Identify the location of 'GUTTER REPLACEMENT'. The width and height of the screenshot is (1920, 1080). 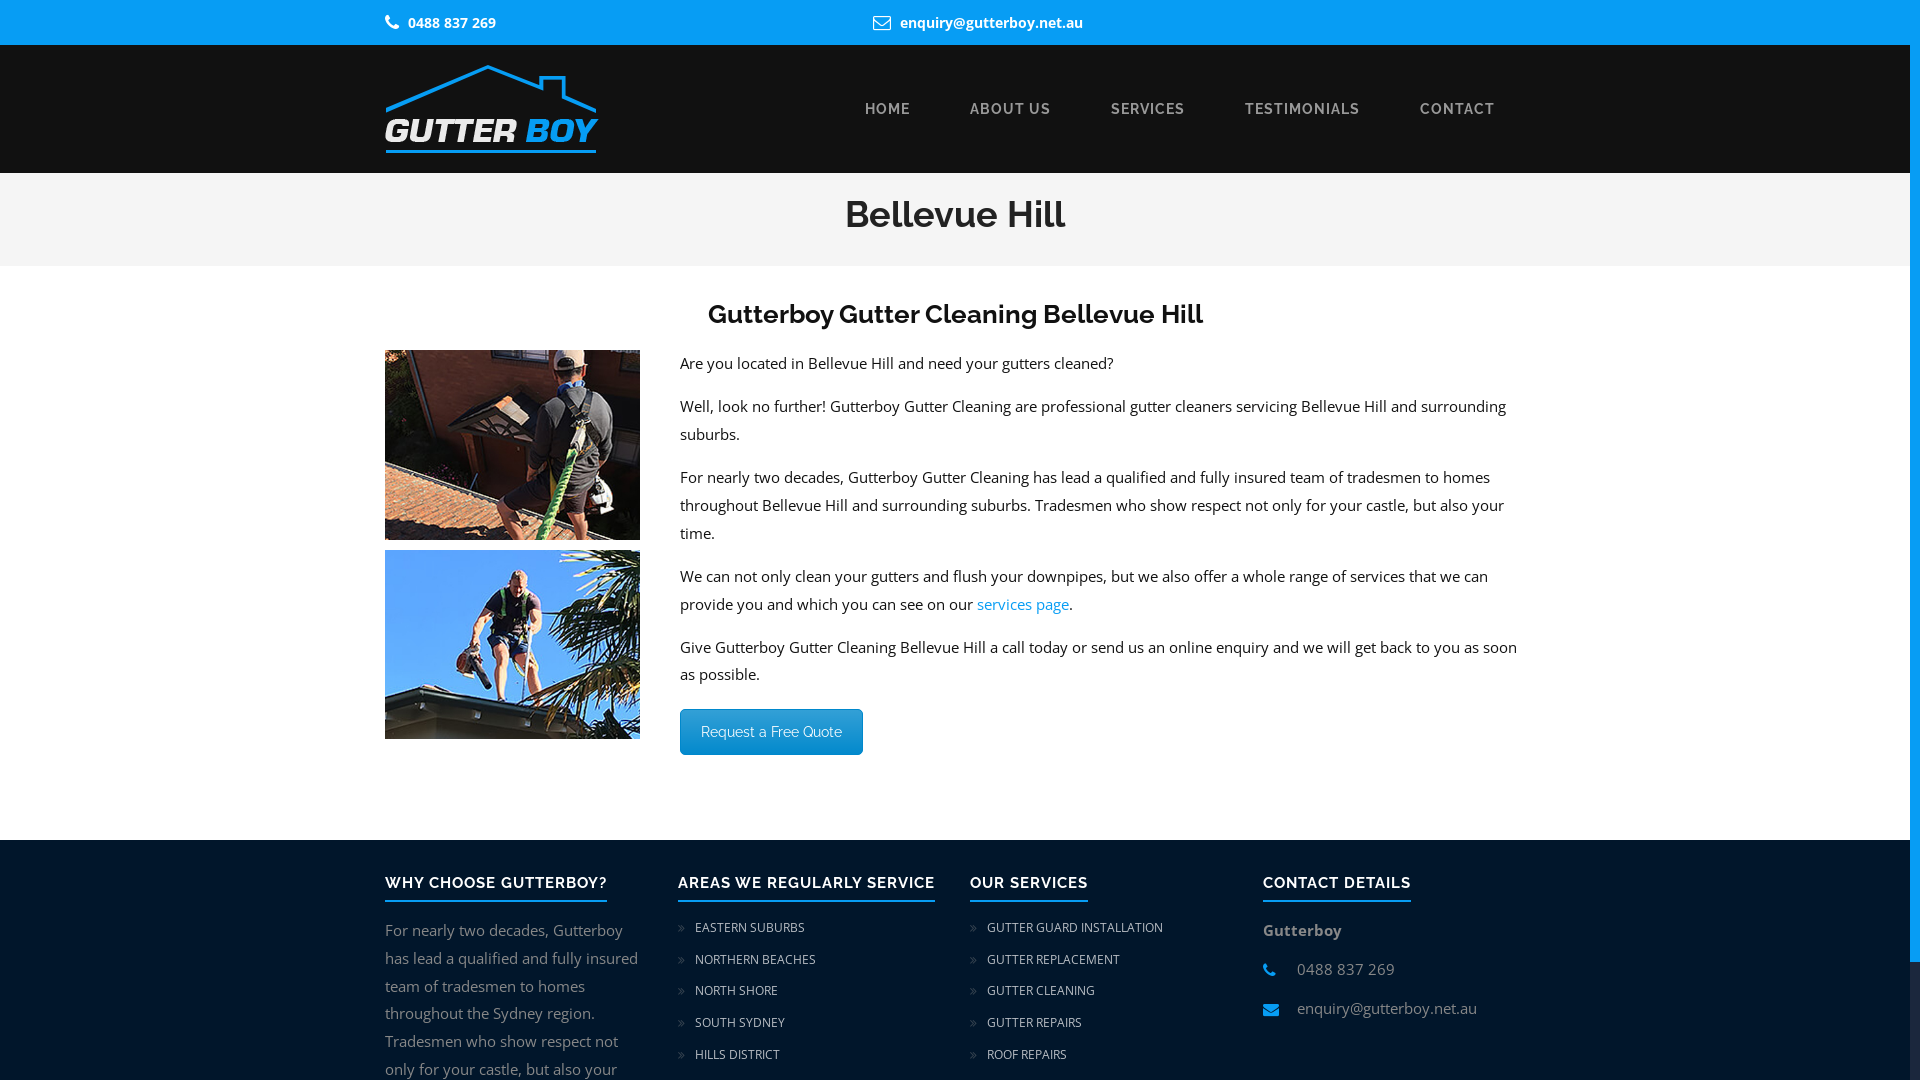
(987, 958).